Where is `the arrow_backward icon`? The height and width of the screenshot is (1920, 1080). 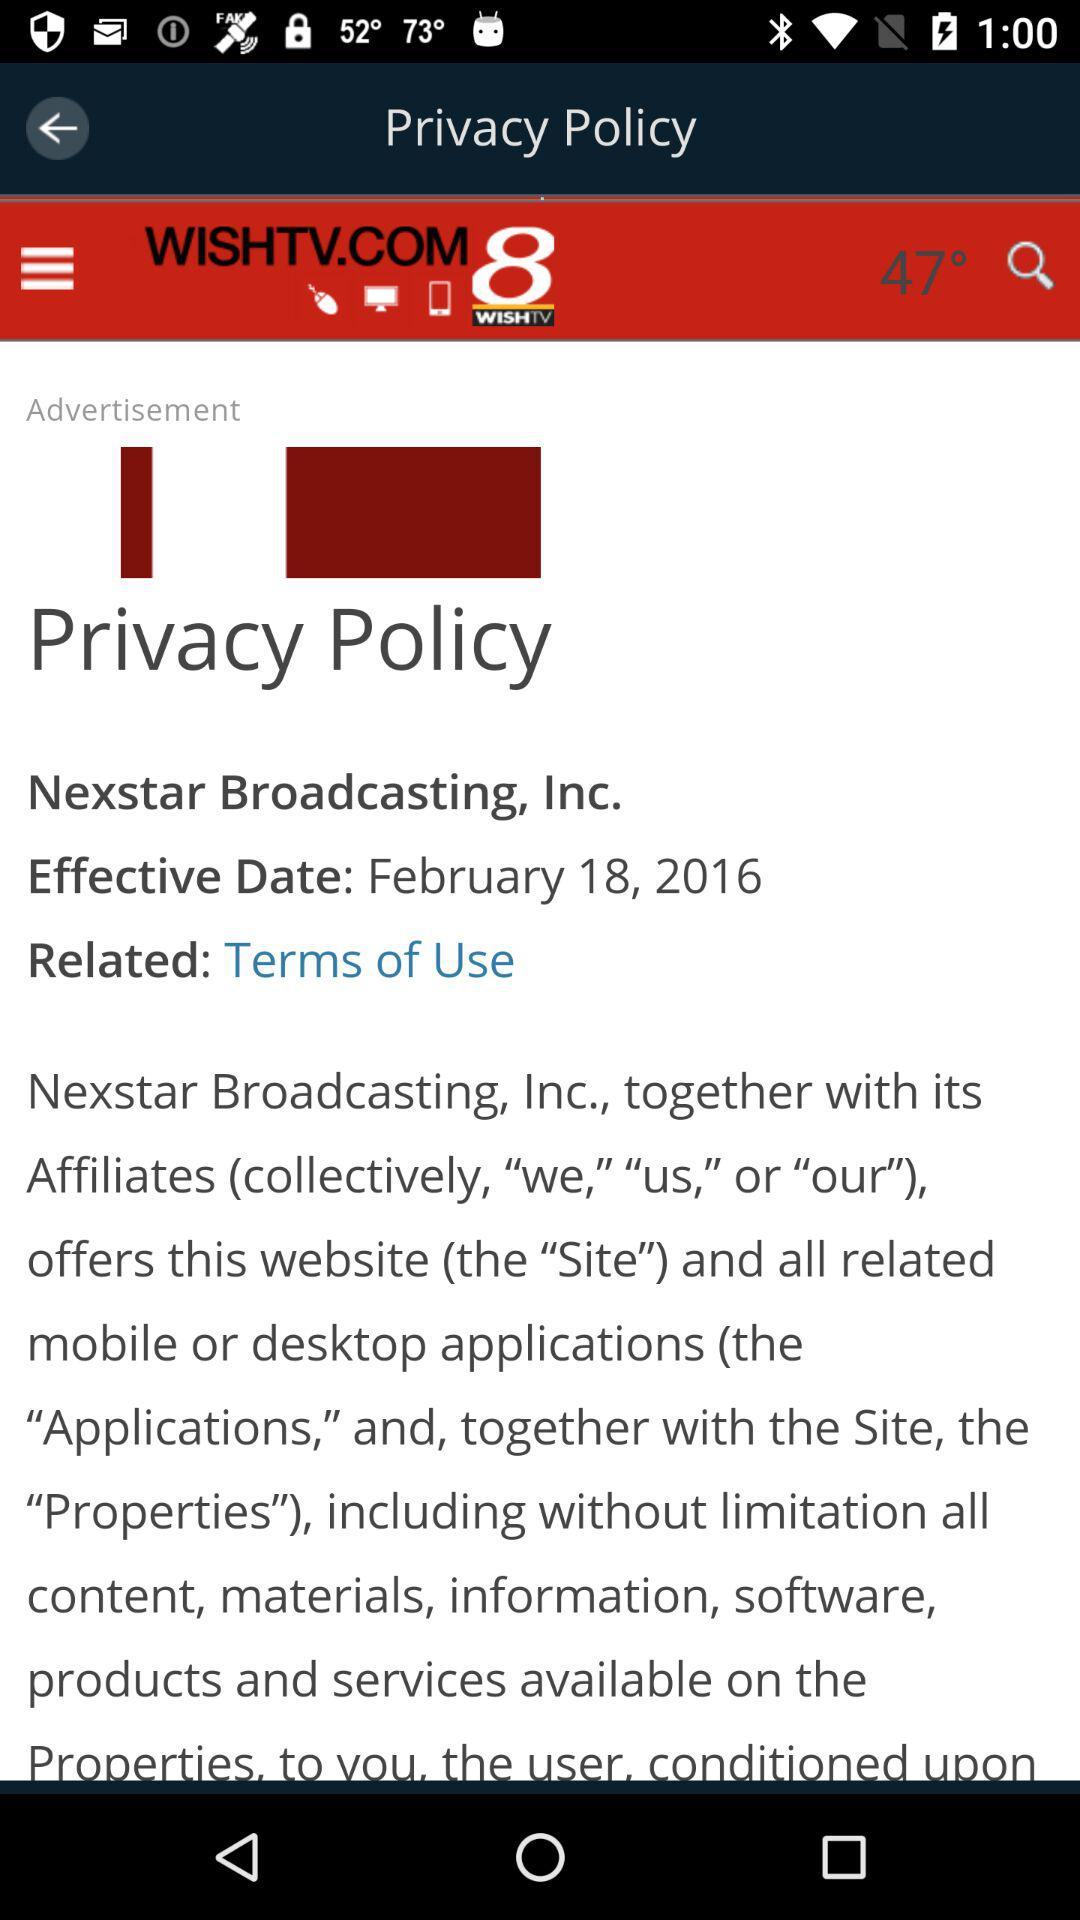
the arrow_backward icon is located at coordinates (56, 127).